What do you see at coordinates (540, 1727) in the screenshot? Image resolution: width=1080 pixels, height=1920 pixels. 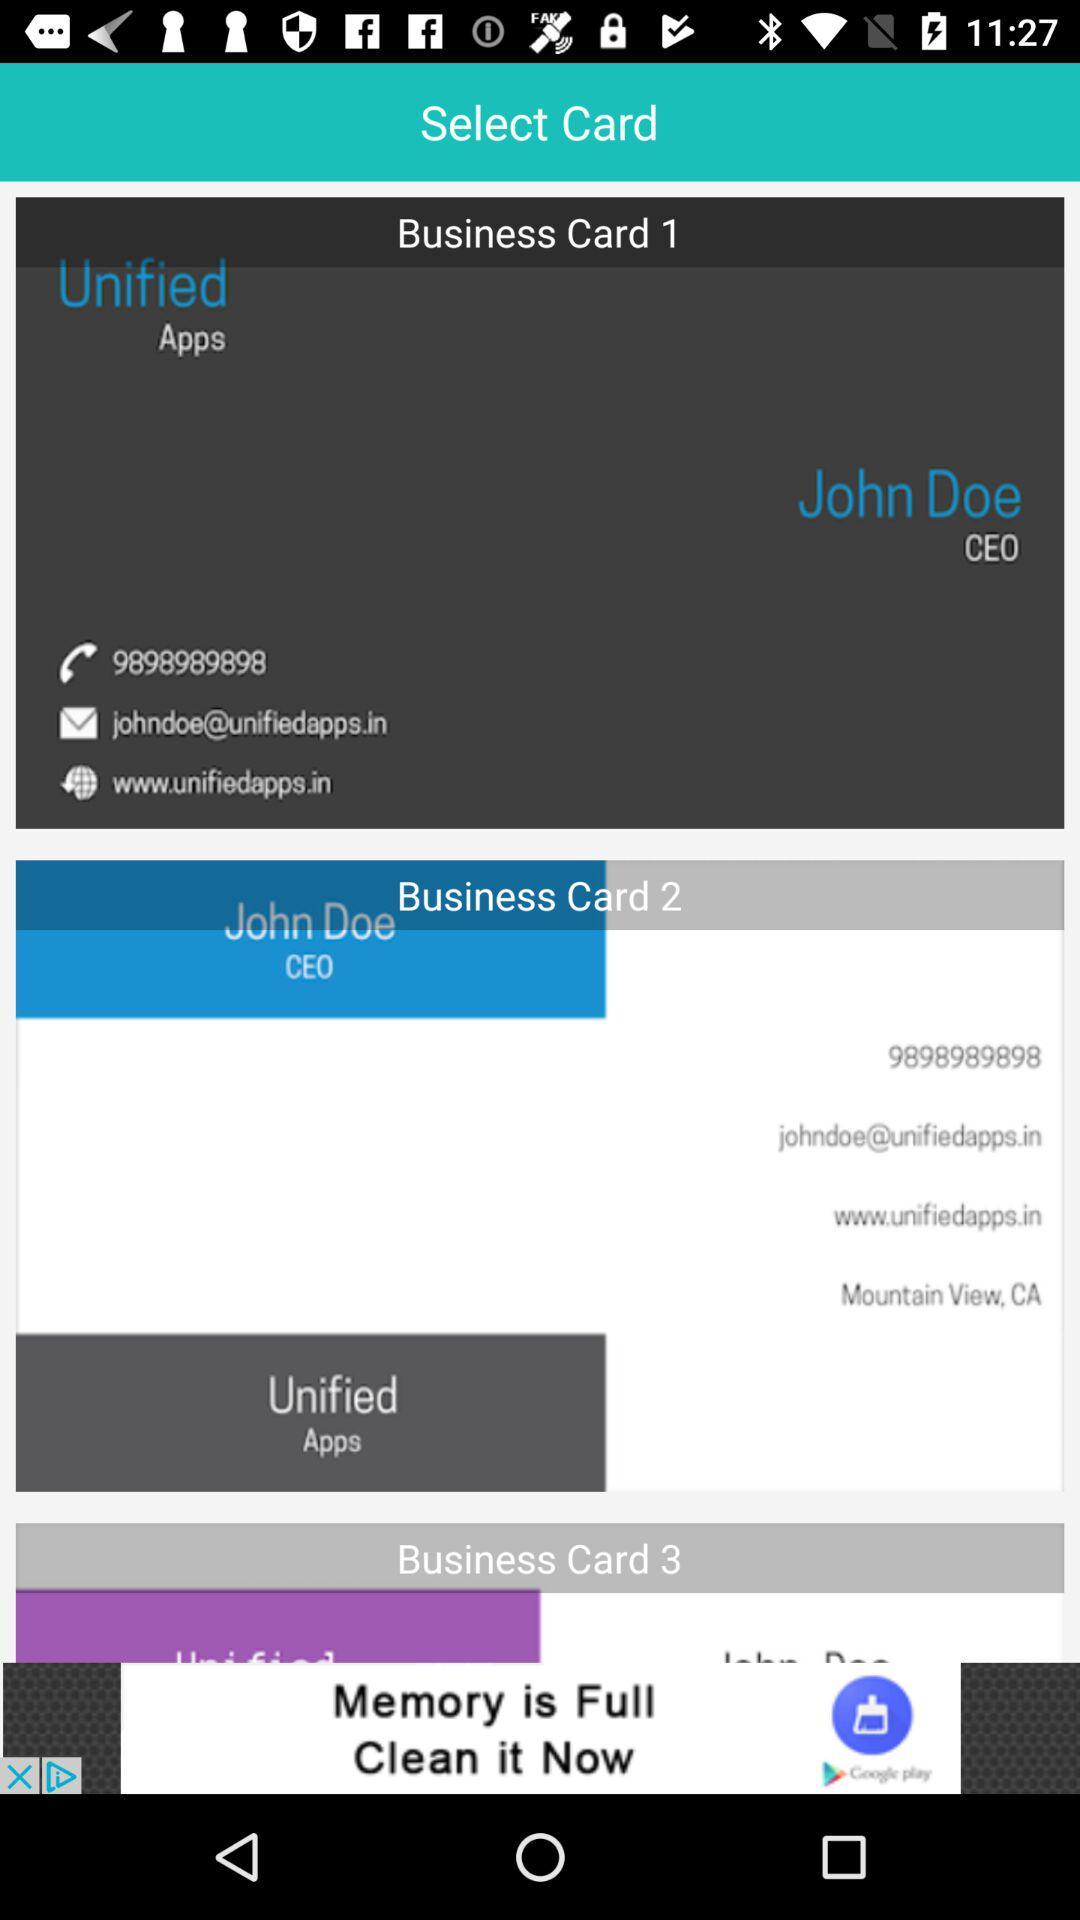 I see `clickable advertisement` at bounding box center [540, 1727].